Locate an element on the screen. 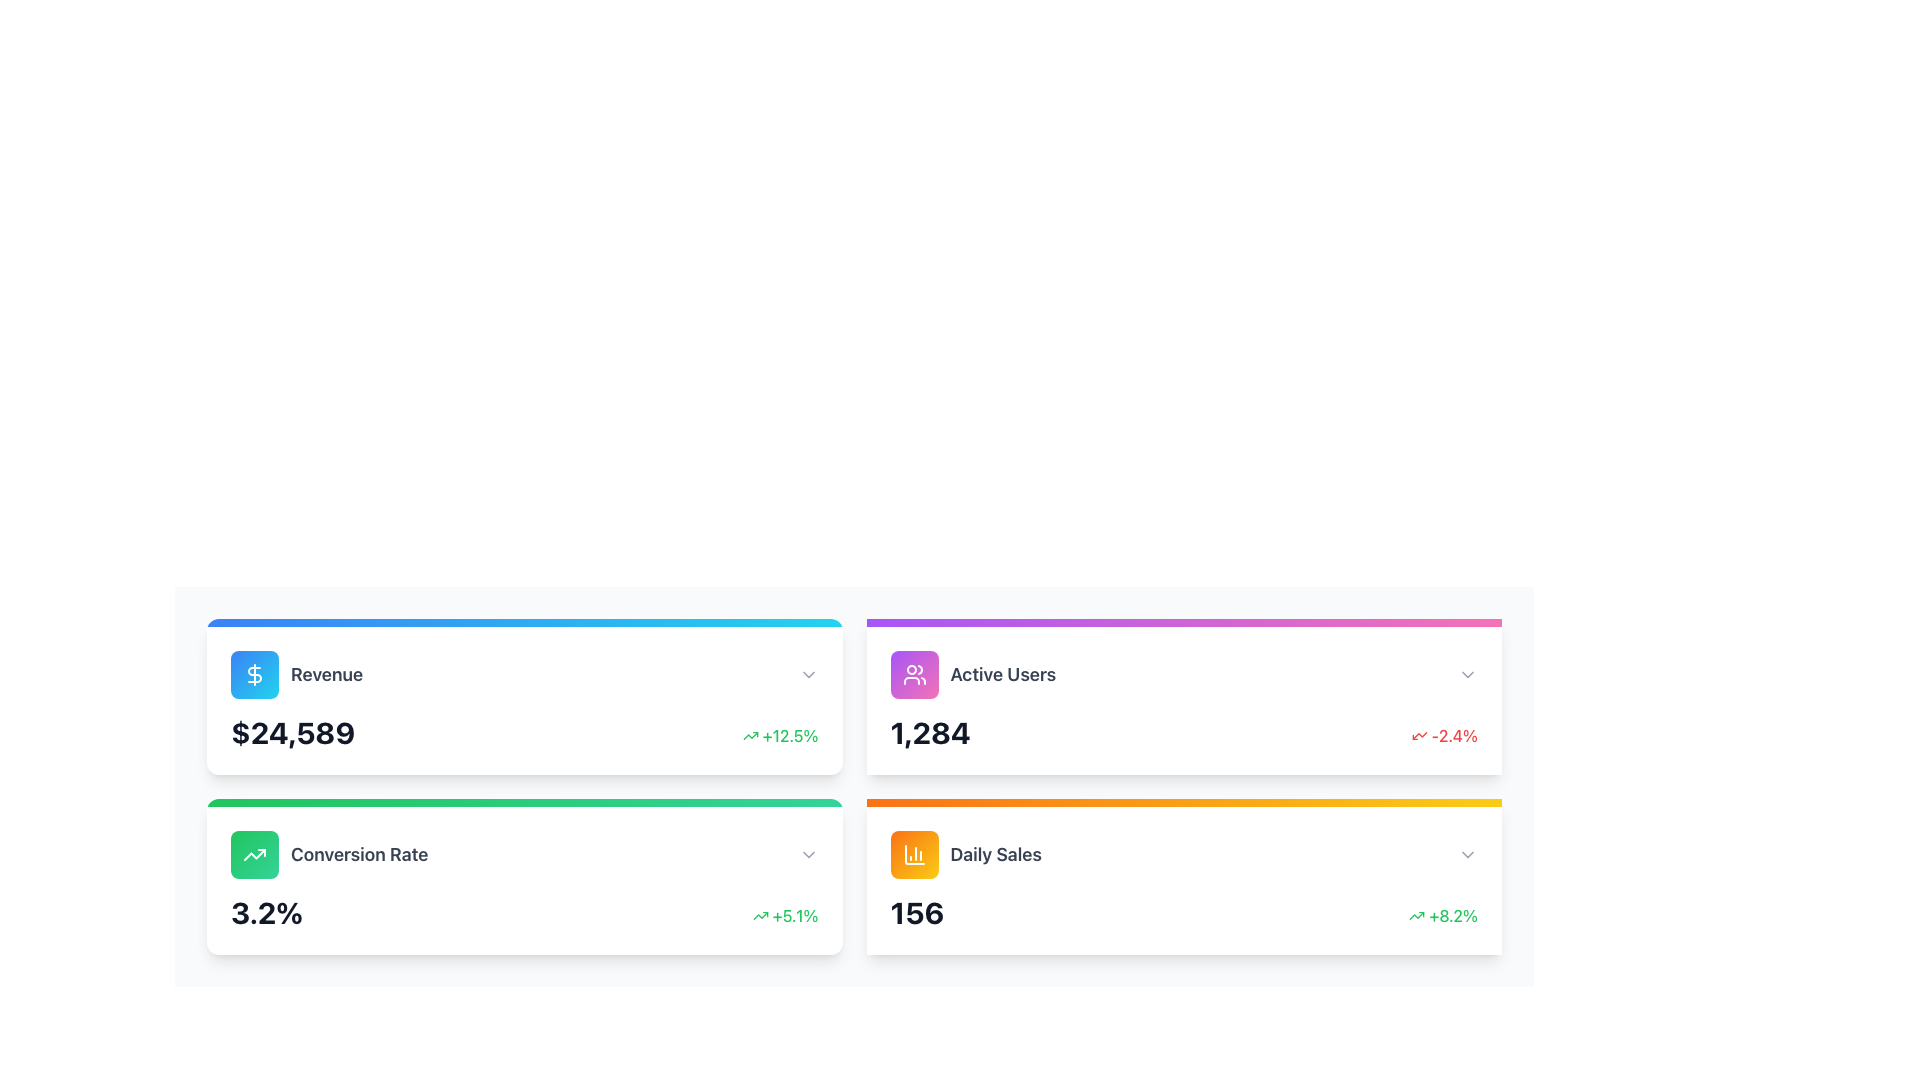  the lower segment of the dollar sign icon within the blue 'Revenue' card located in the top-left section of the interface is located at coordinates (253, 675).